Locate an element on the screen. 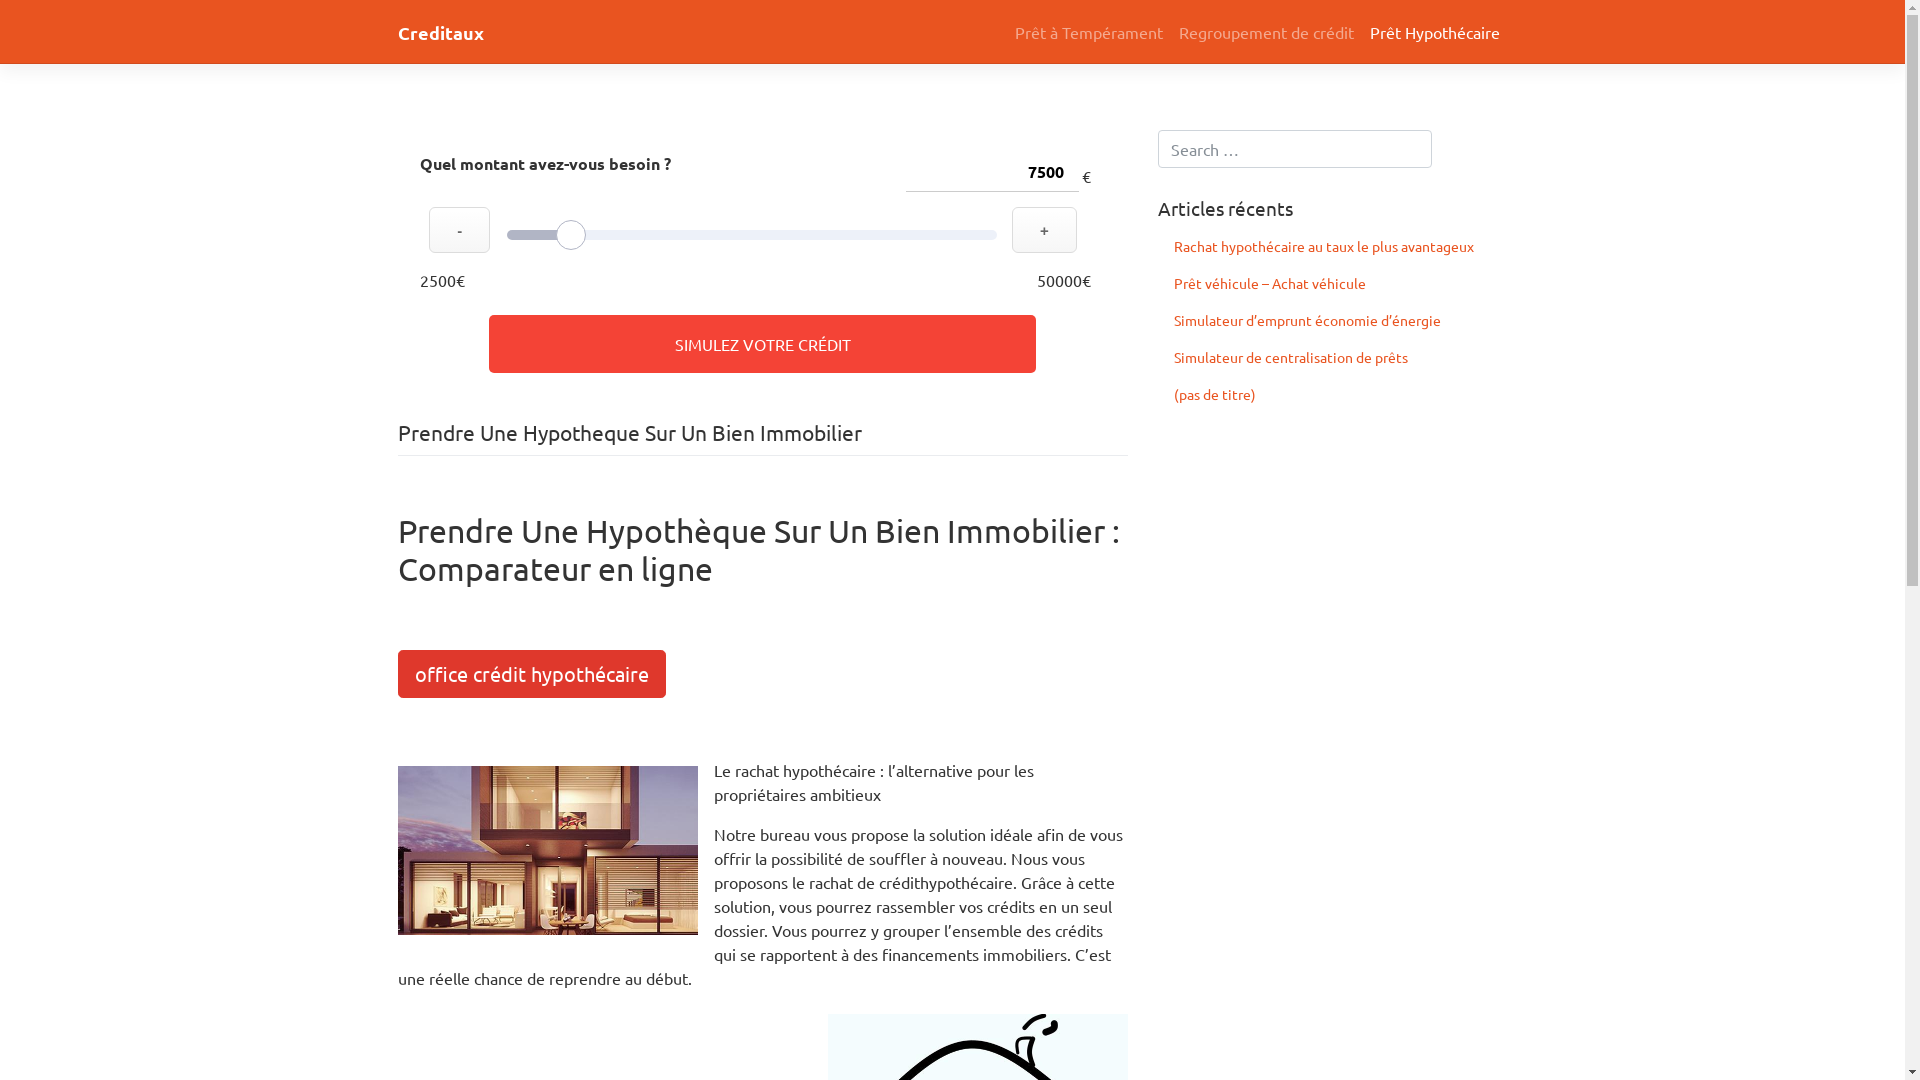  'Creditaux' is located at coordinates (440, 32).